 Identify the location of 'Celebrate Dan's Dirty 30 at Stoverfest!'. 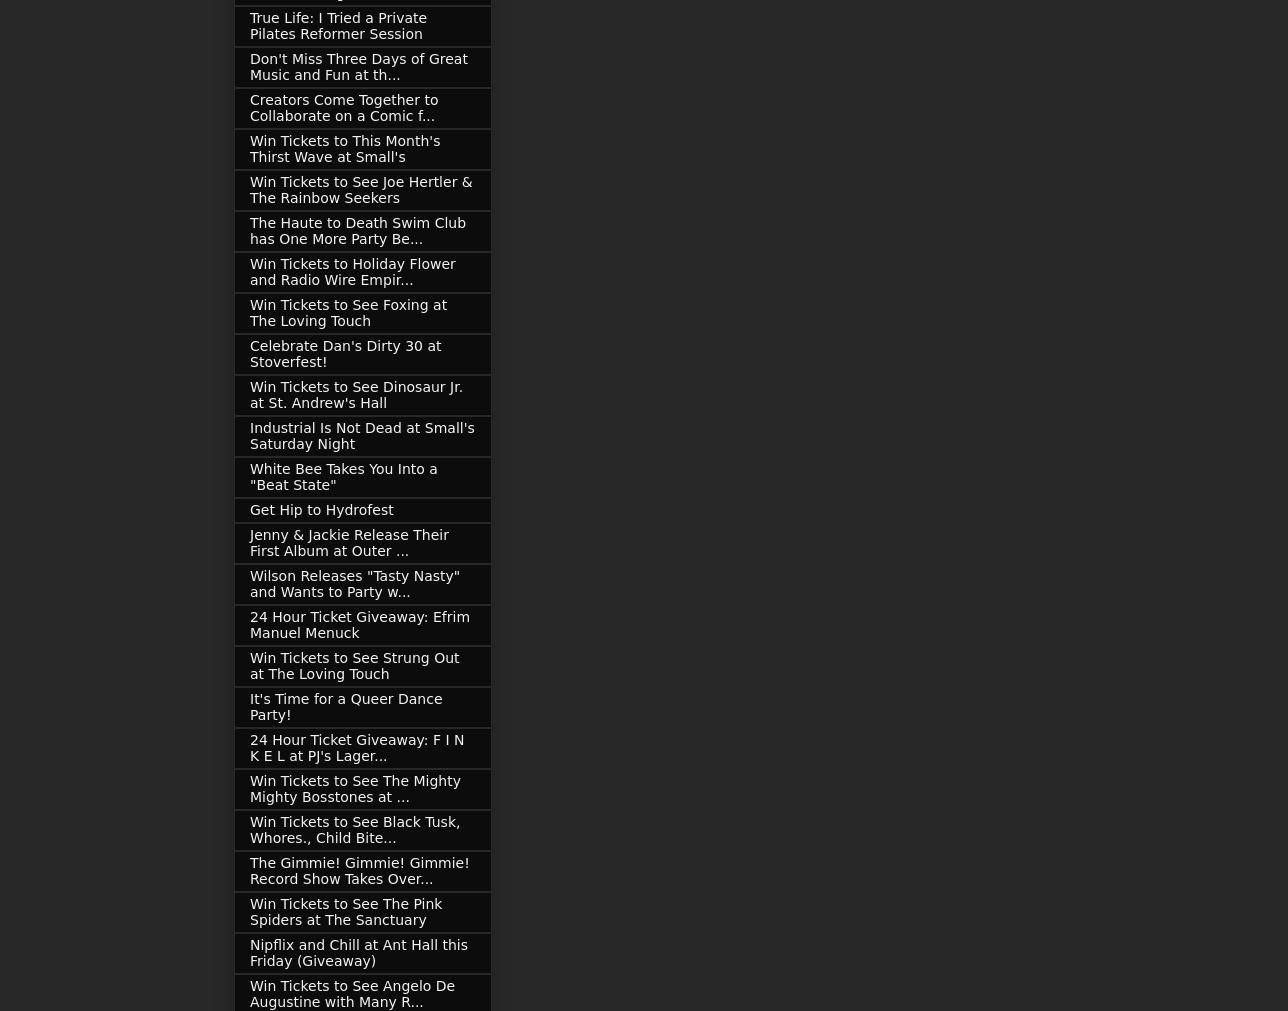
(345, 352).